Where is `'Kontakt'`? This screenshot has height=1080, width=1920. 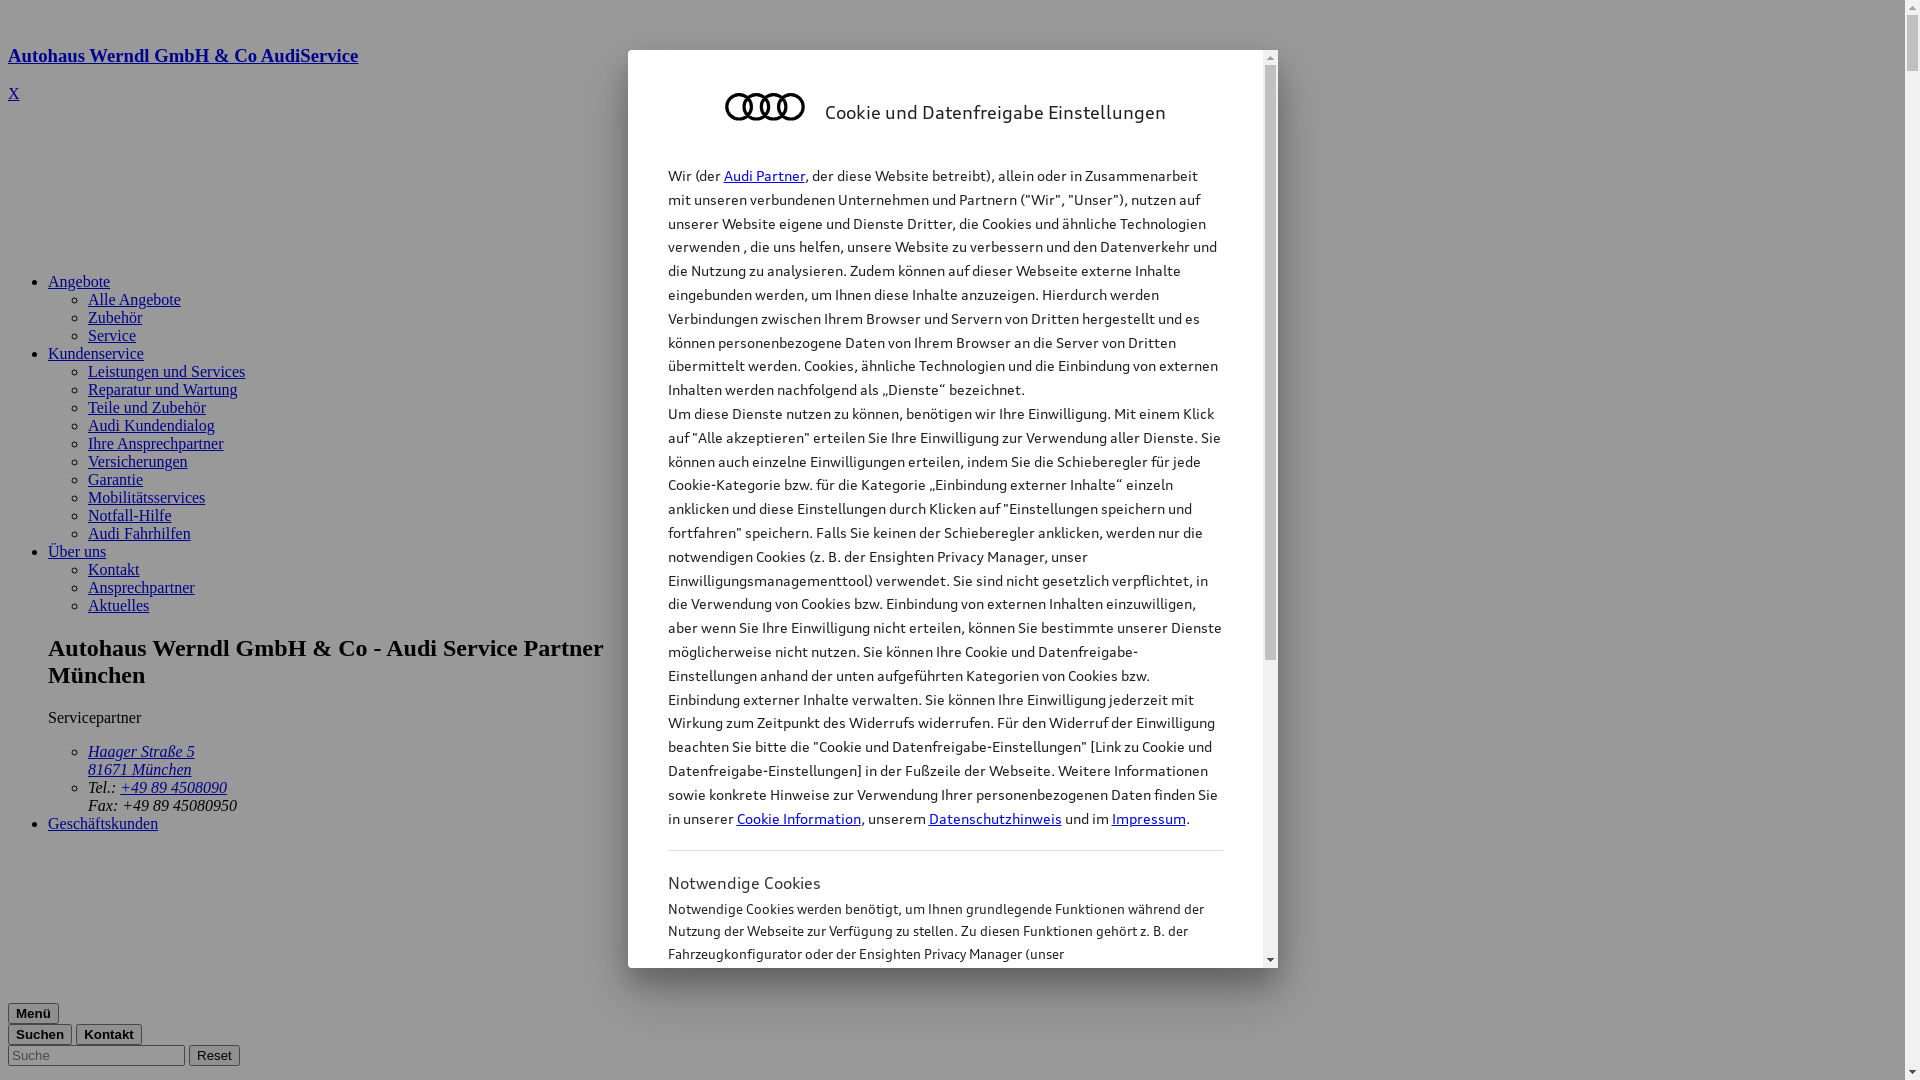
'Kontakt' is located at coordinates (108, 1034).